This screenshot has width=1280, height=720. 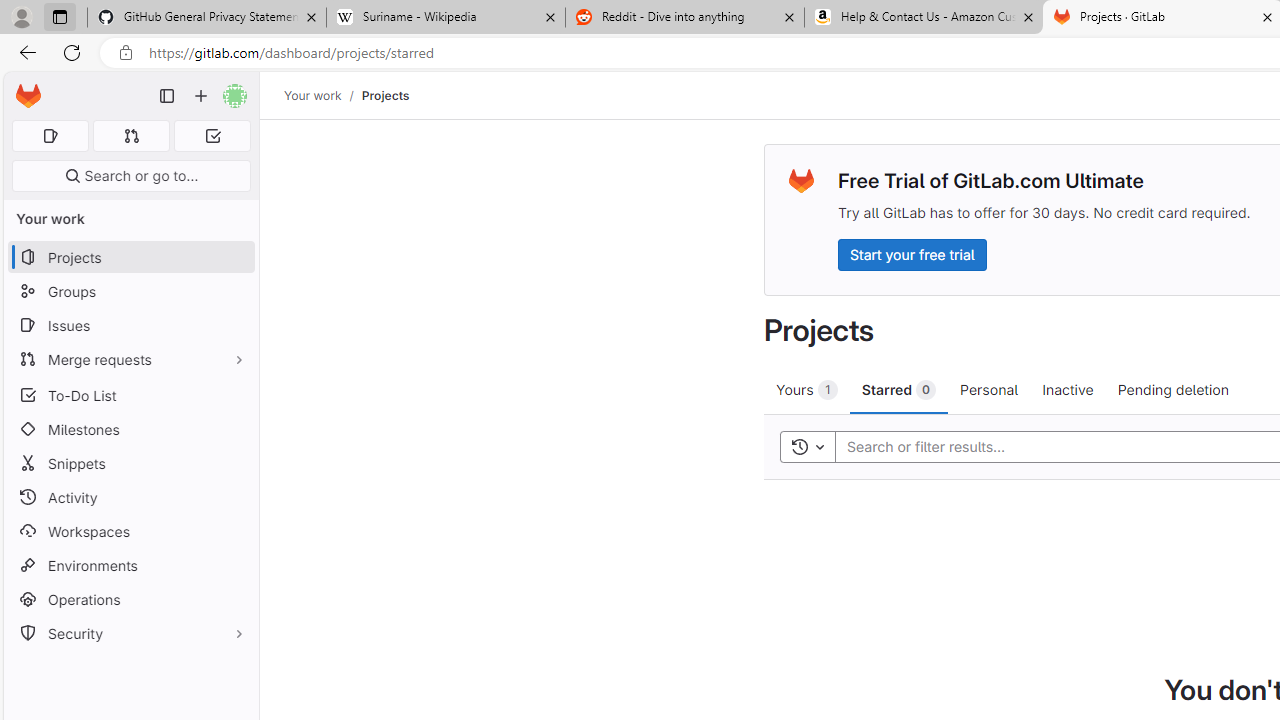 What do you see at coordinates (130, 598) in the screenshot?
I see `'Operations'` at bounding box center [130, 598].